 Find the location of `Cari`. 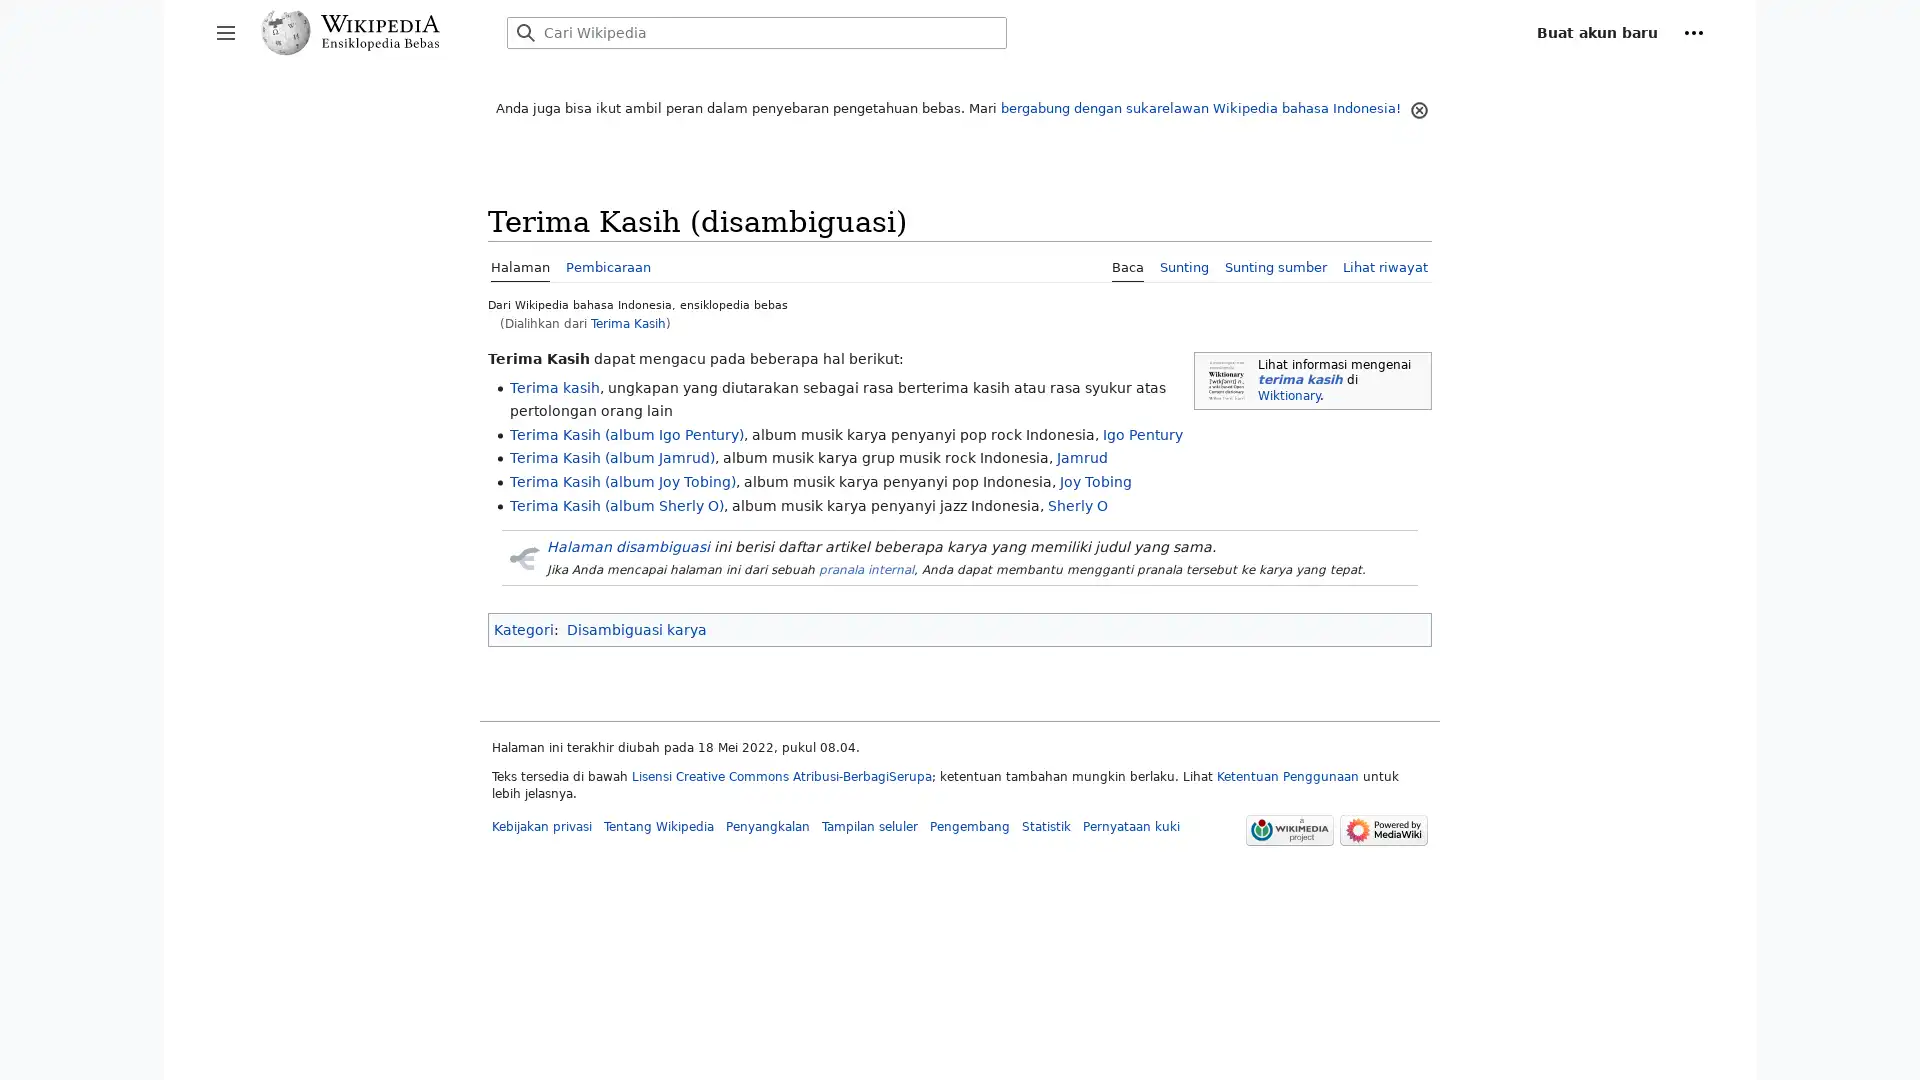

Cari is located at coordinates (526, 33).